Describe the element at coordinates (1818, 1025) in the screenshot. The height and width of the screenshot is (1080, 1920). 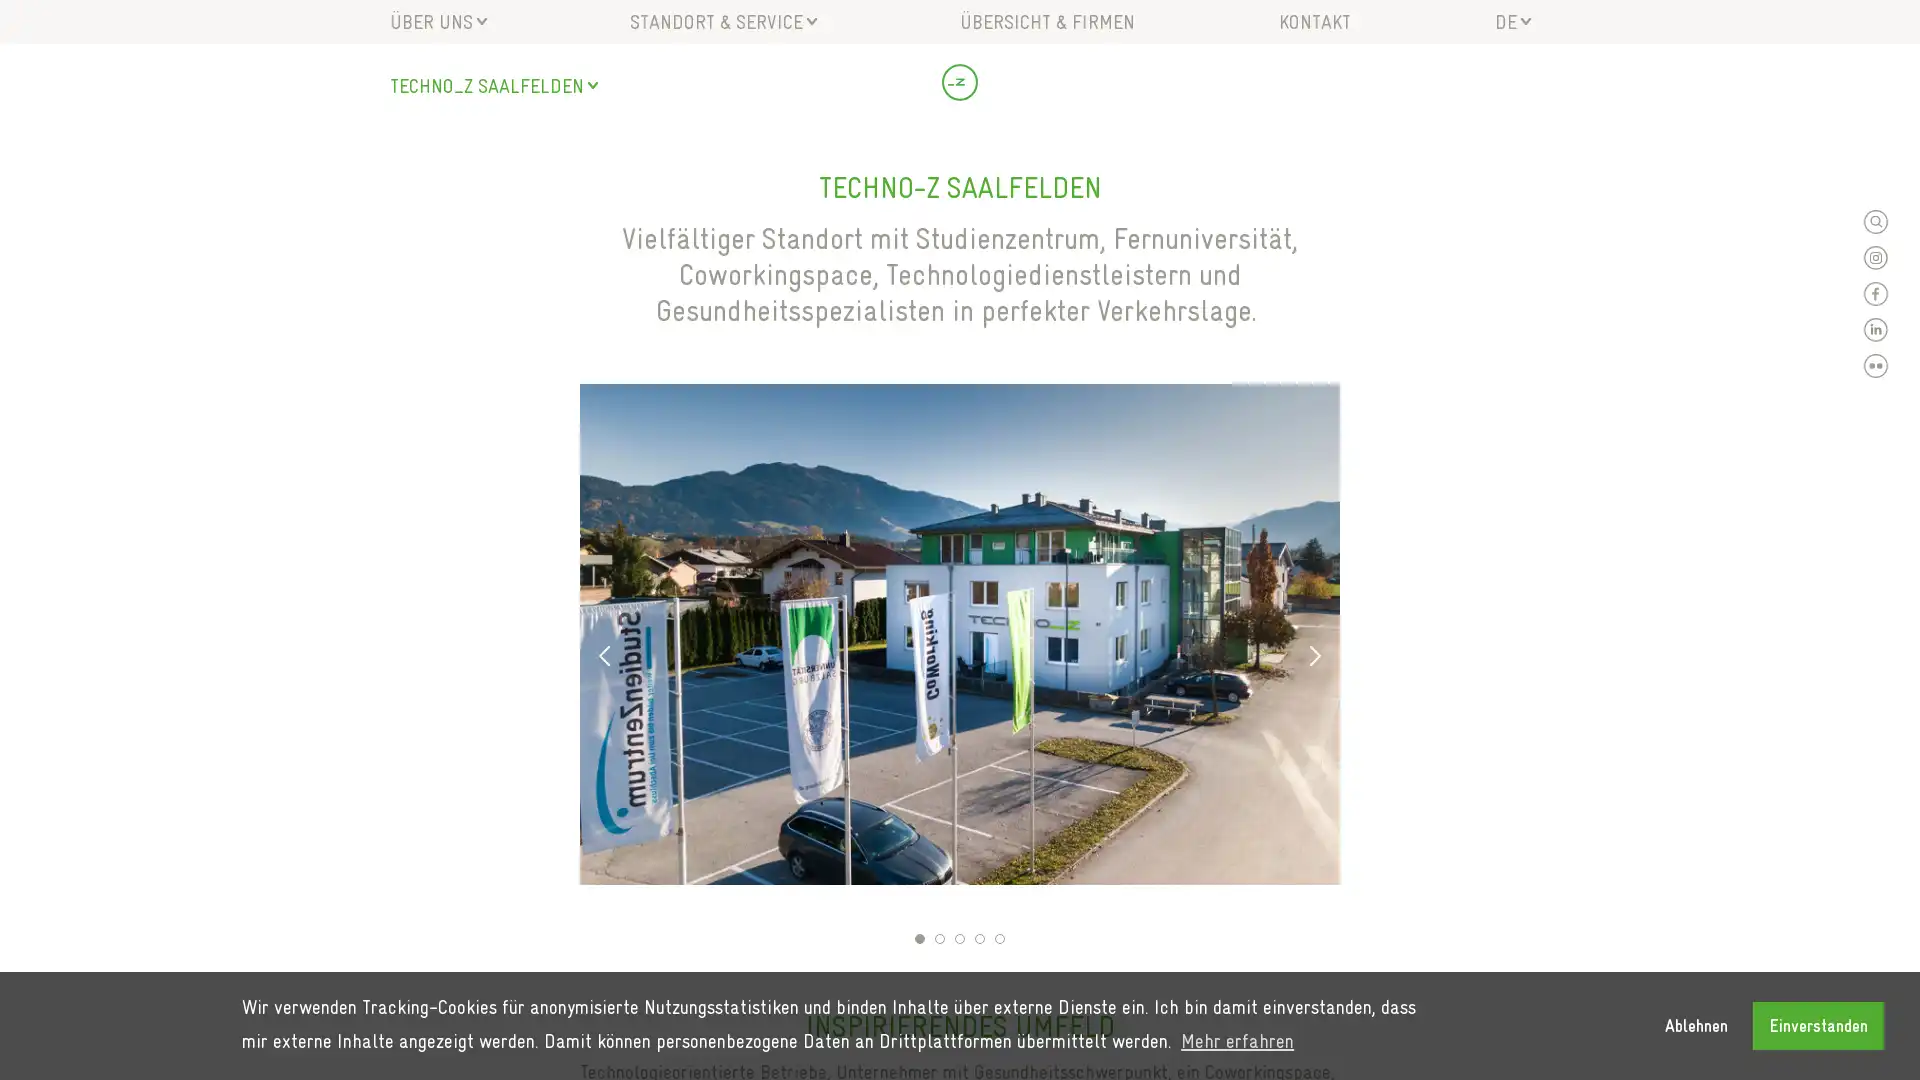
I see `allow cookies` at that location.